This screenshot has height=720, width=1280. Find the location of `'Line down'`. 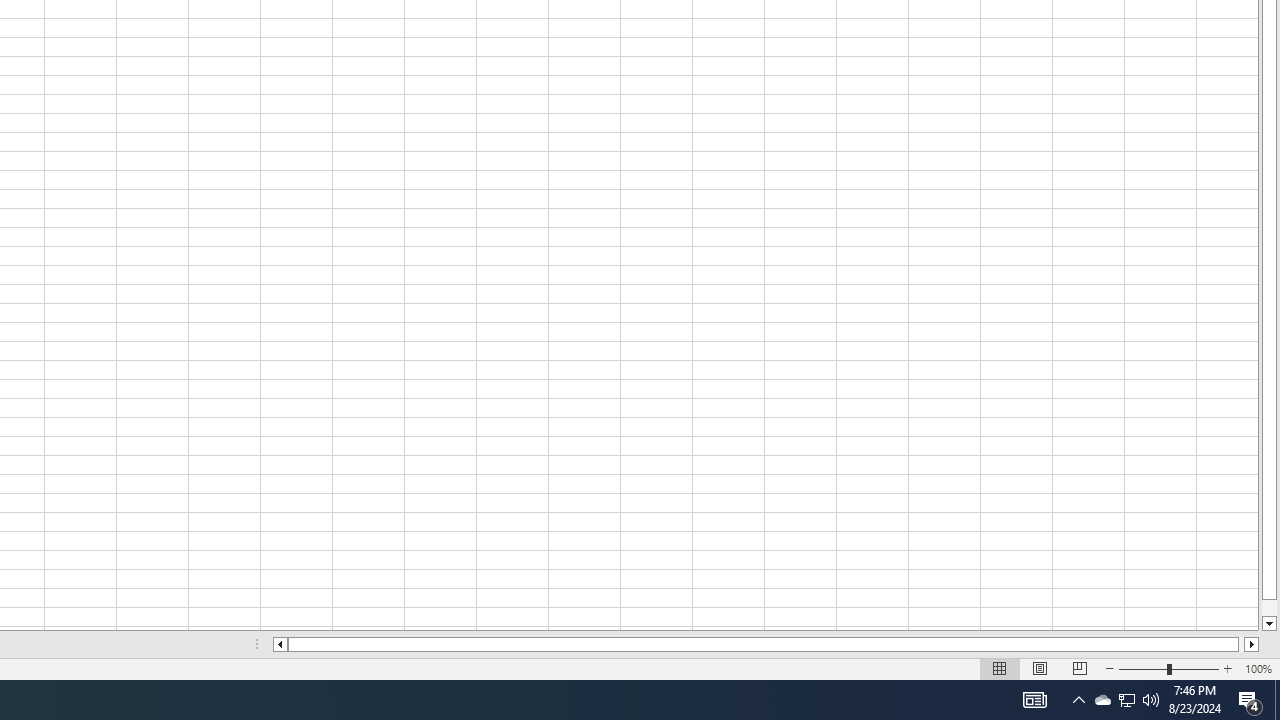

'Line down' is located at coordinates (1268, 623).